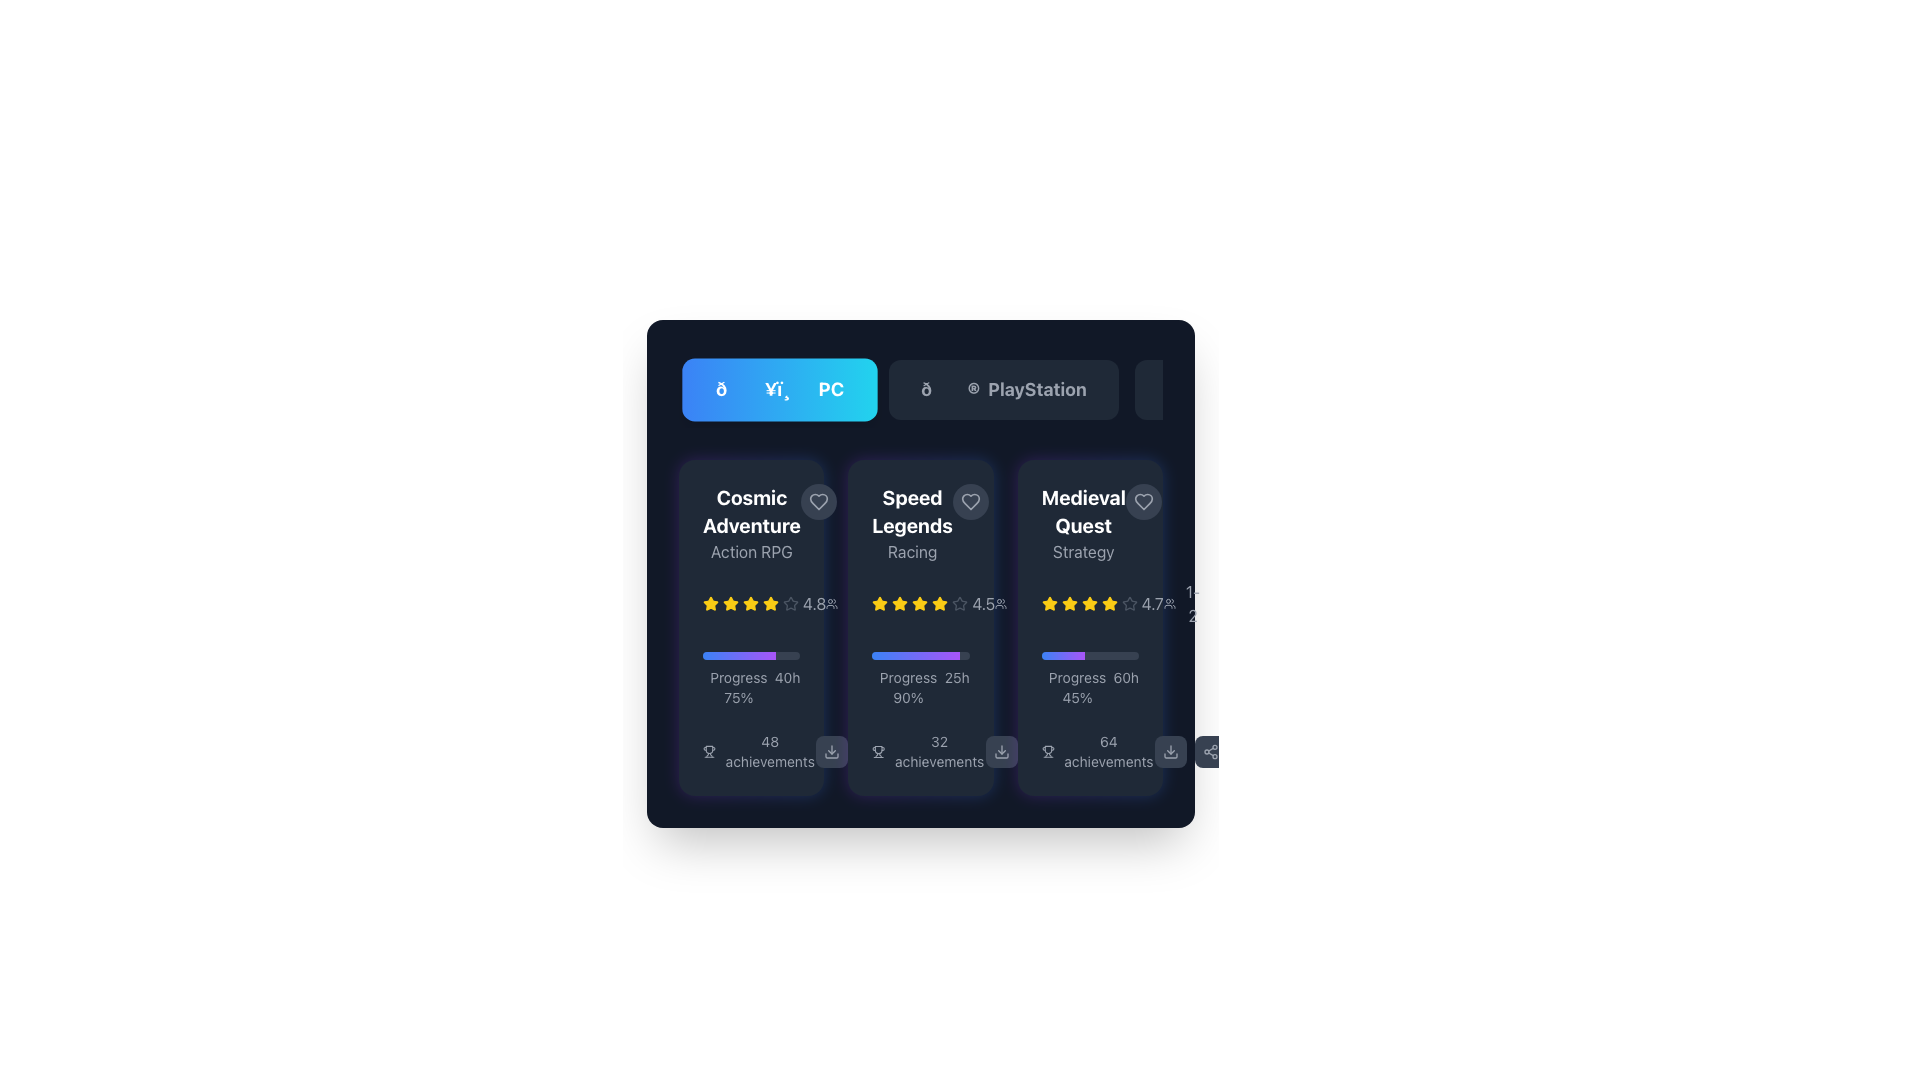 This screenshot has width=1920, height=1080. Describe the element at coordinates (1097, 752) in the screenshot. I see `the informational text label that shows the number of achievements unlocked for the 'Medieval Quest' card, located at the bottom-right corner of the interface` at that location.